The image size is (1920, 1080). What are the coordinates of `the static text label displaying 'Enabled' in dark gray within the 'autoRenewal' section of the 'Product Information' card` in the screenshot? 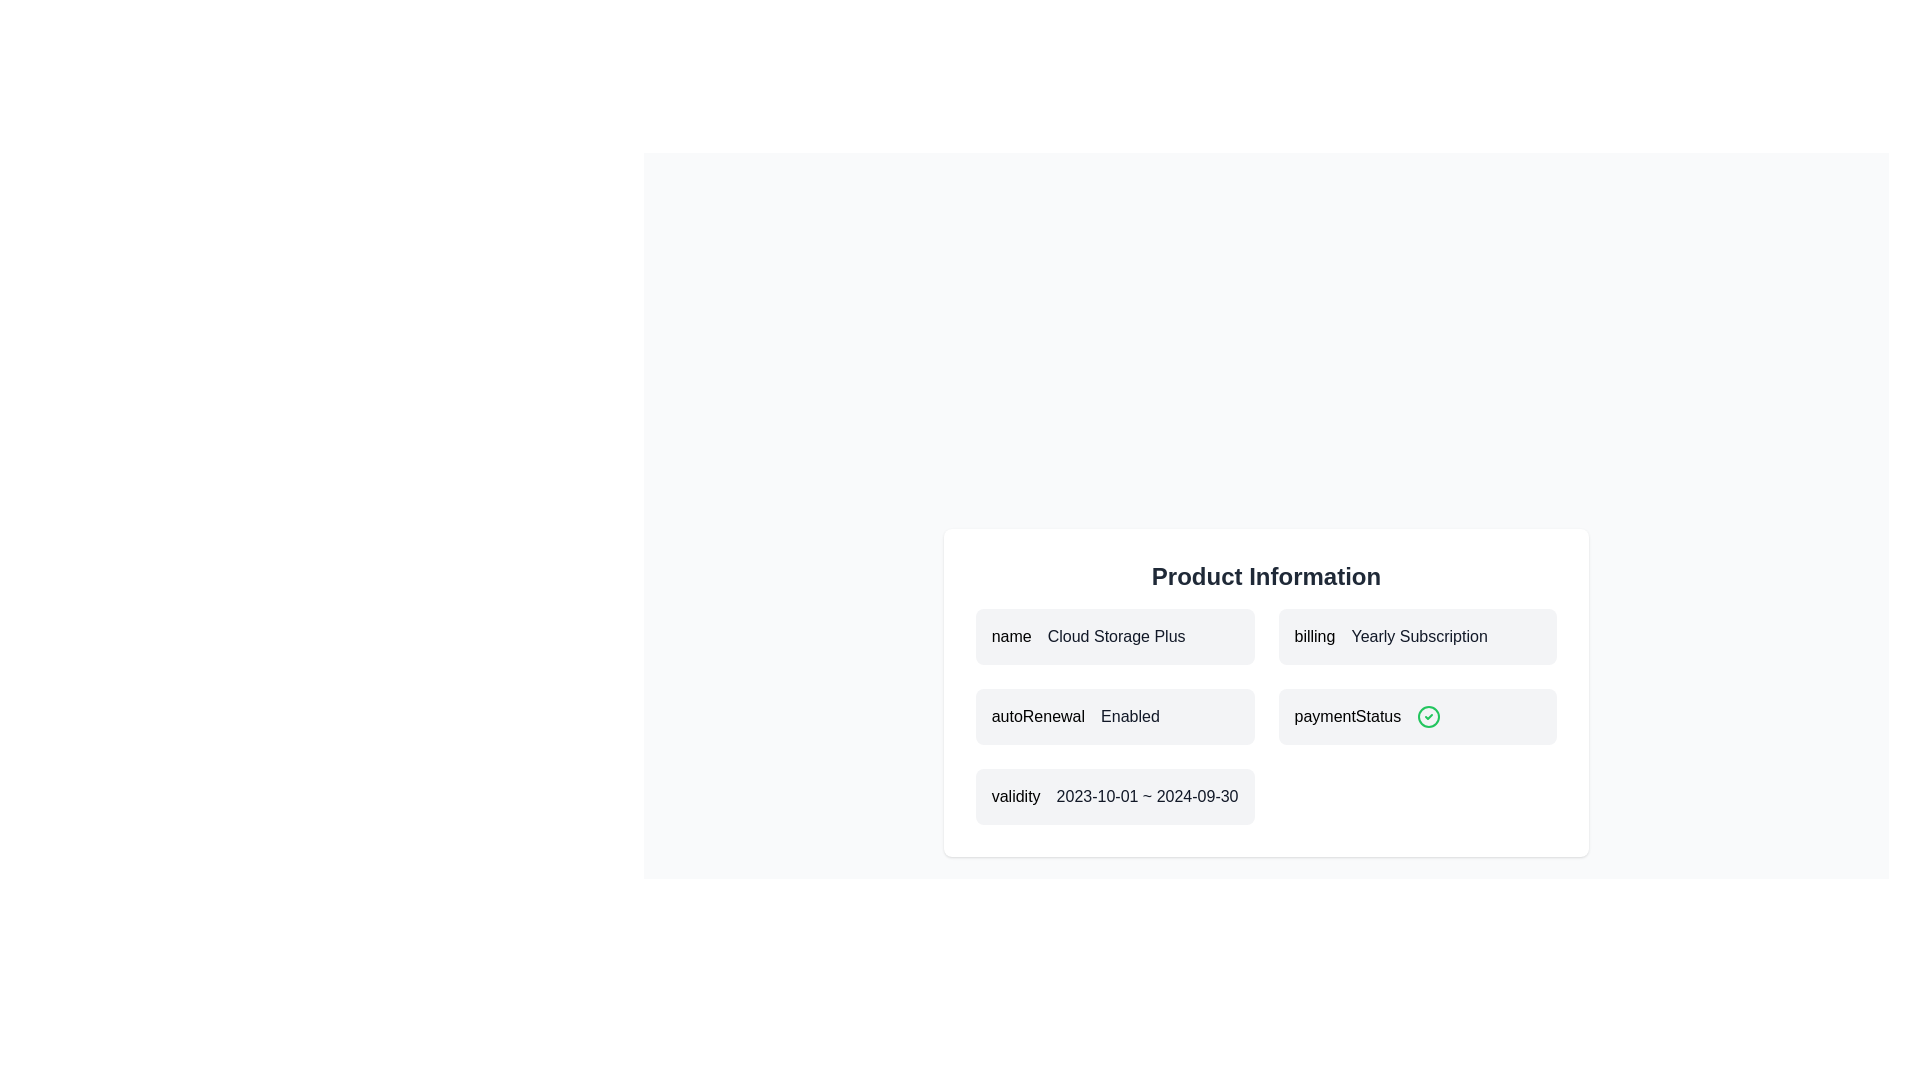 It's located at (1130, 715).